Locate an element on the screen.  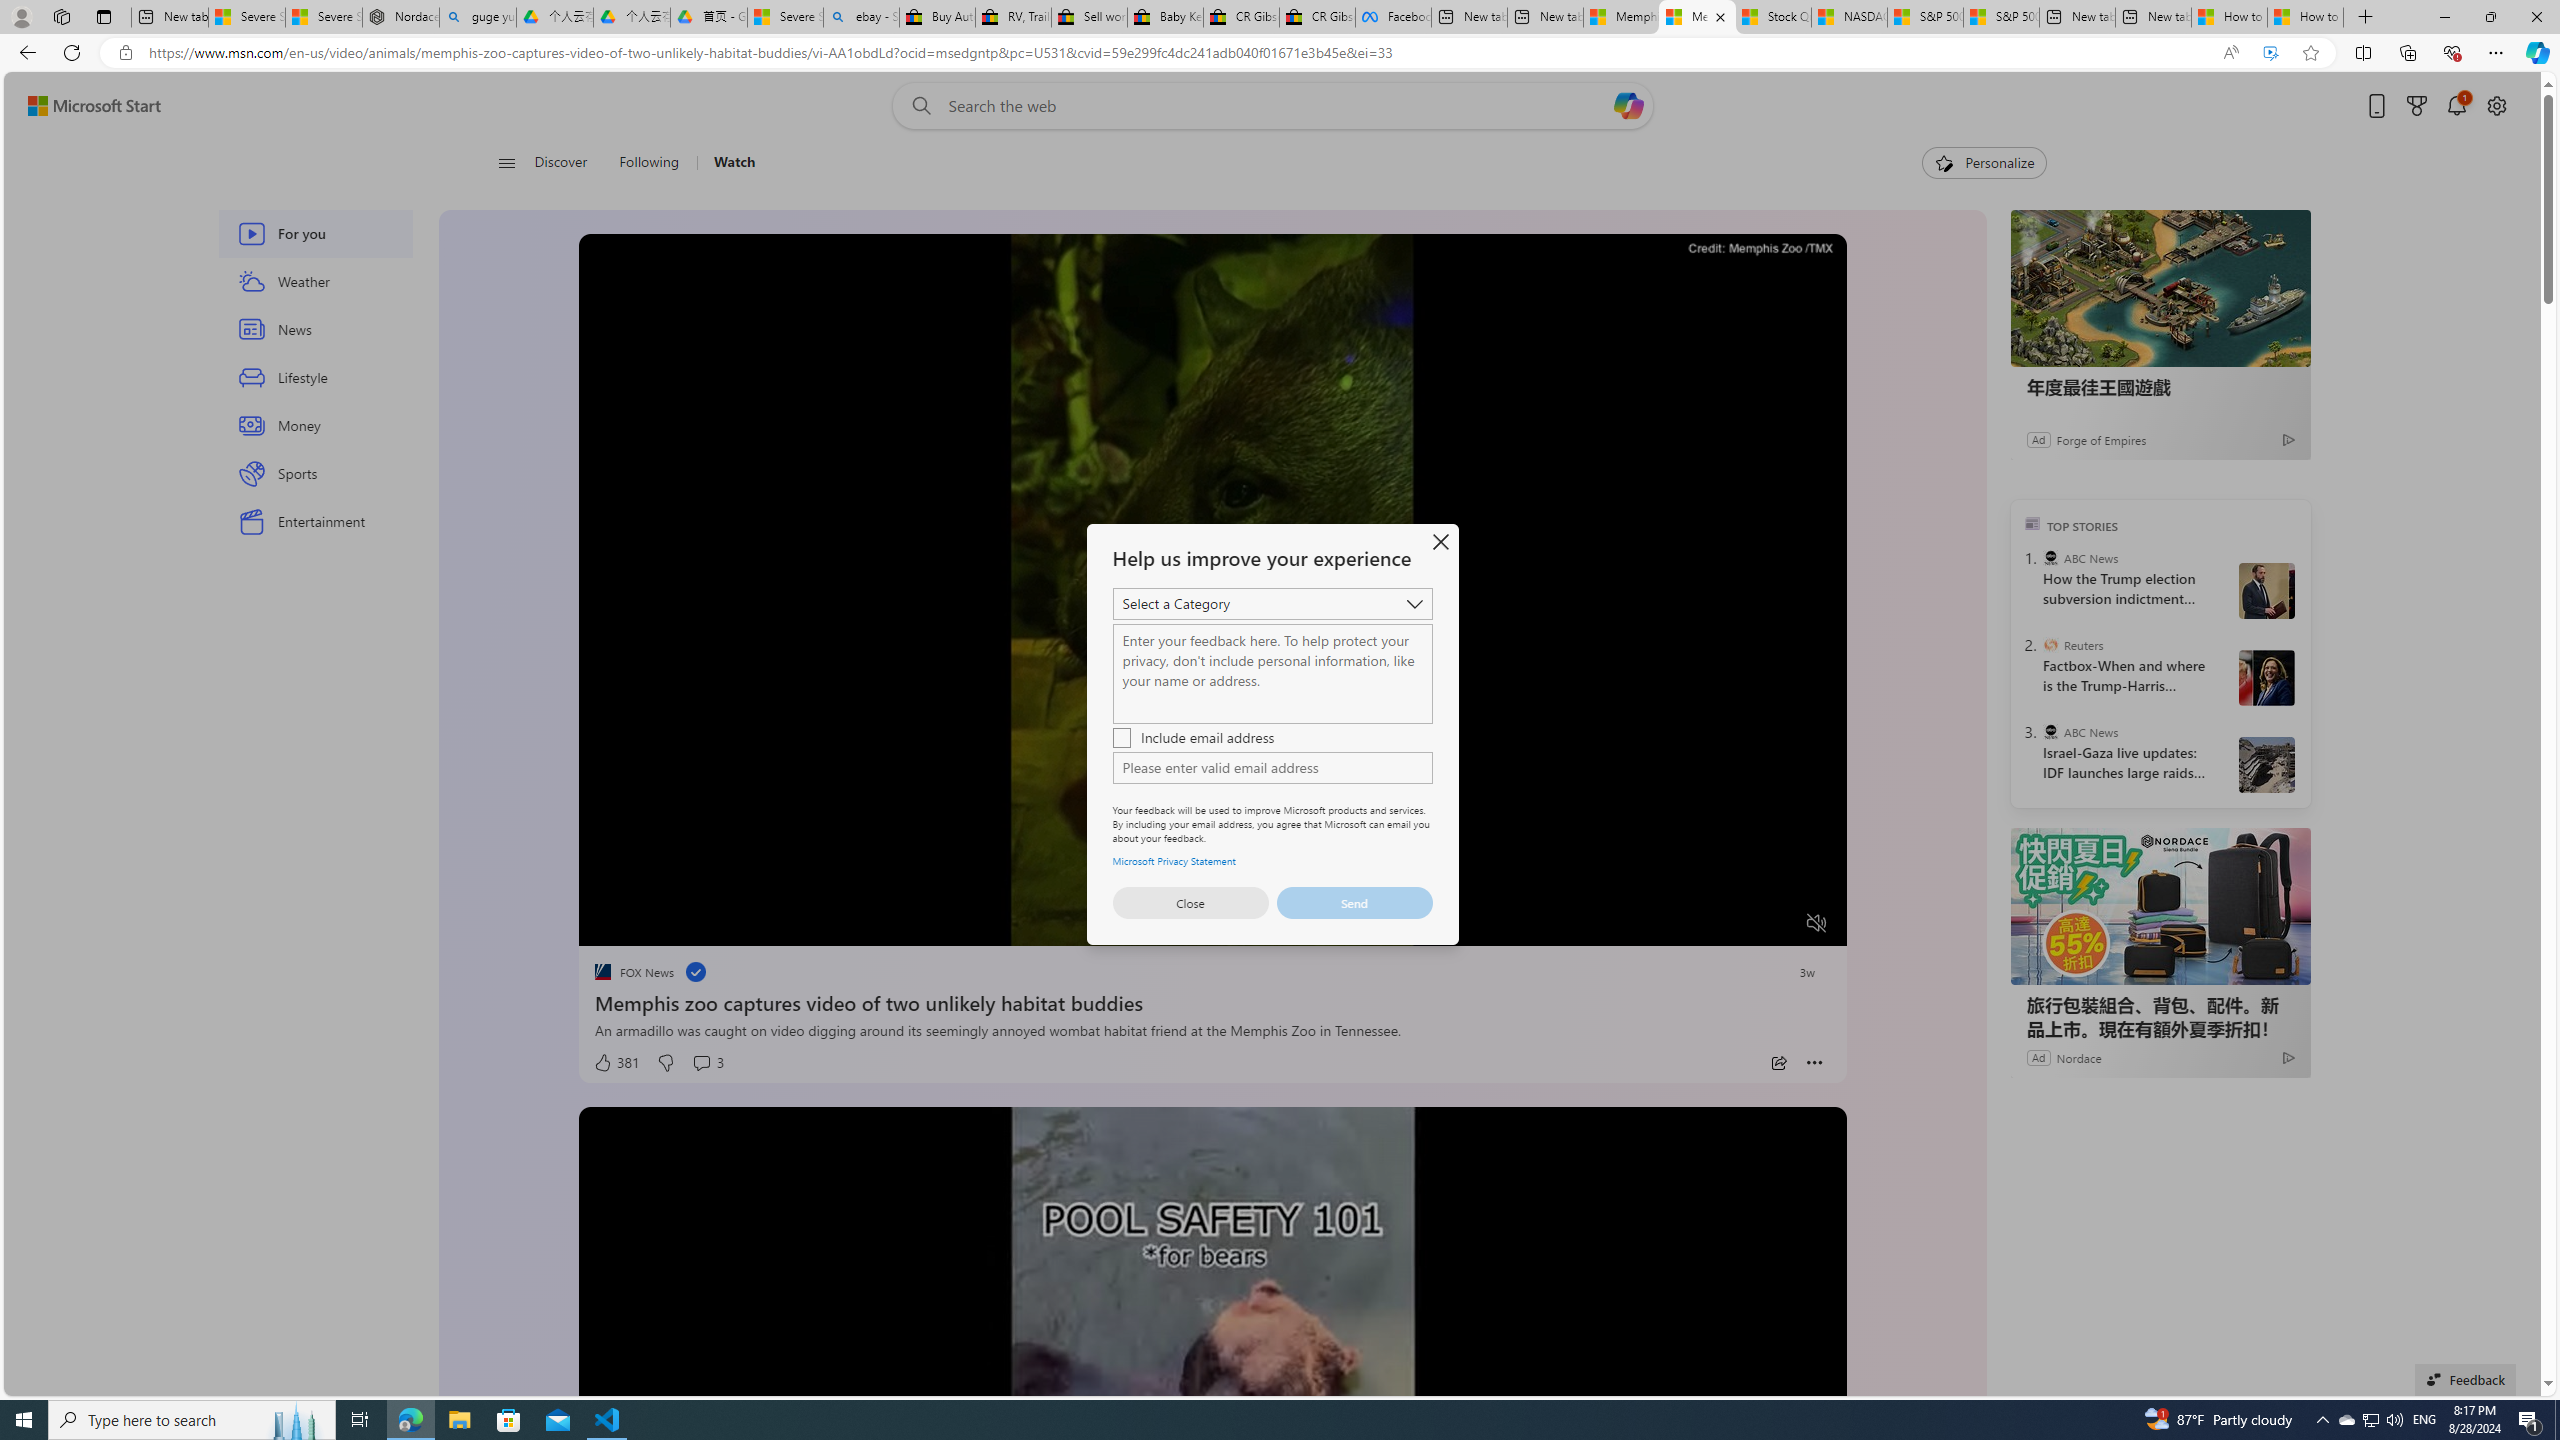
'Microsoft Privacy Statement' is located at coordinates (1173, 859).